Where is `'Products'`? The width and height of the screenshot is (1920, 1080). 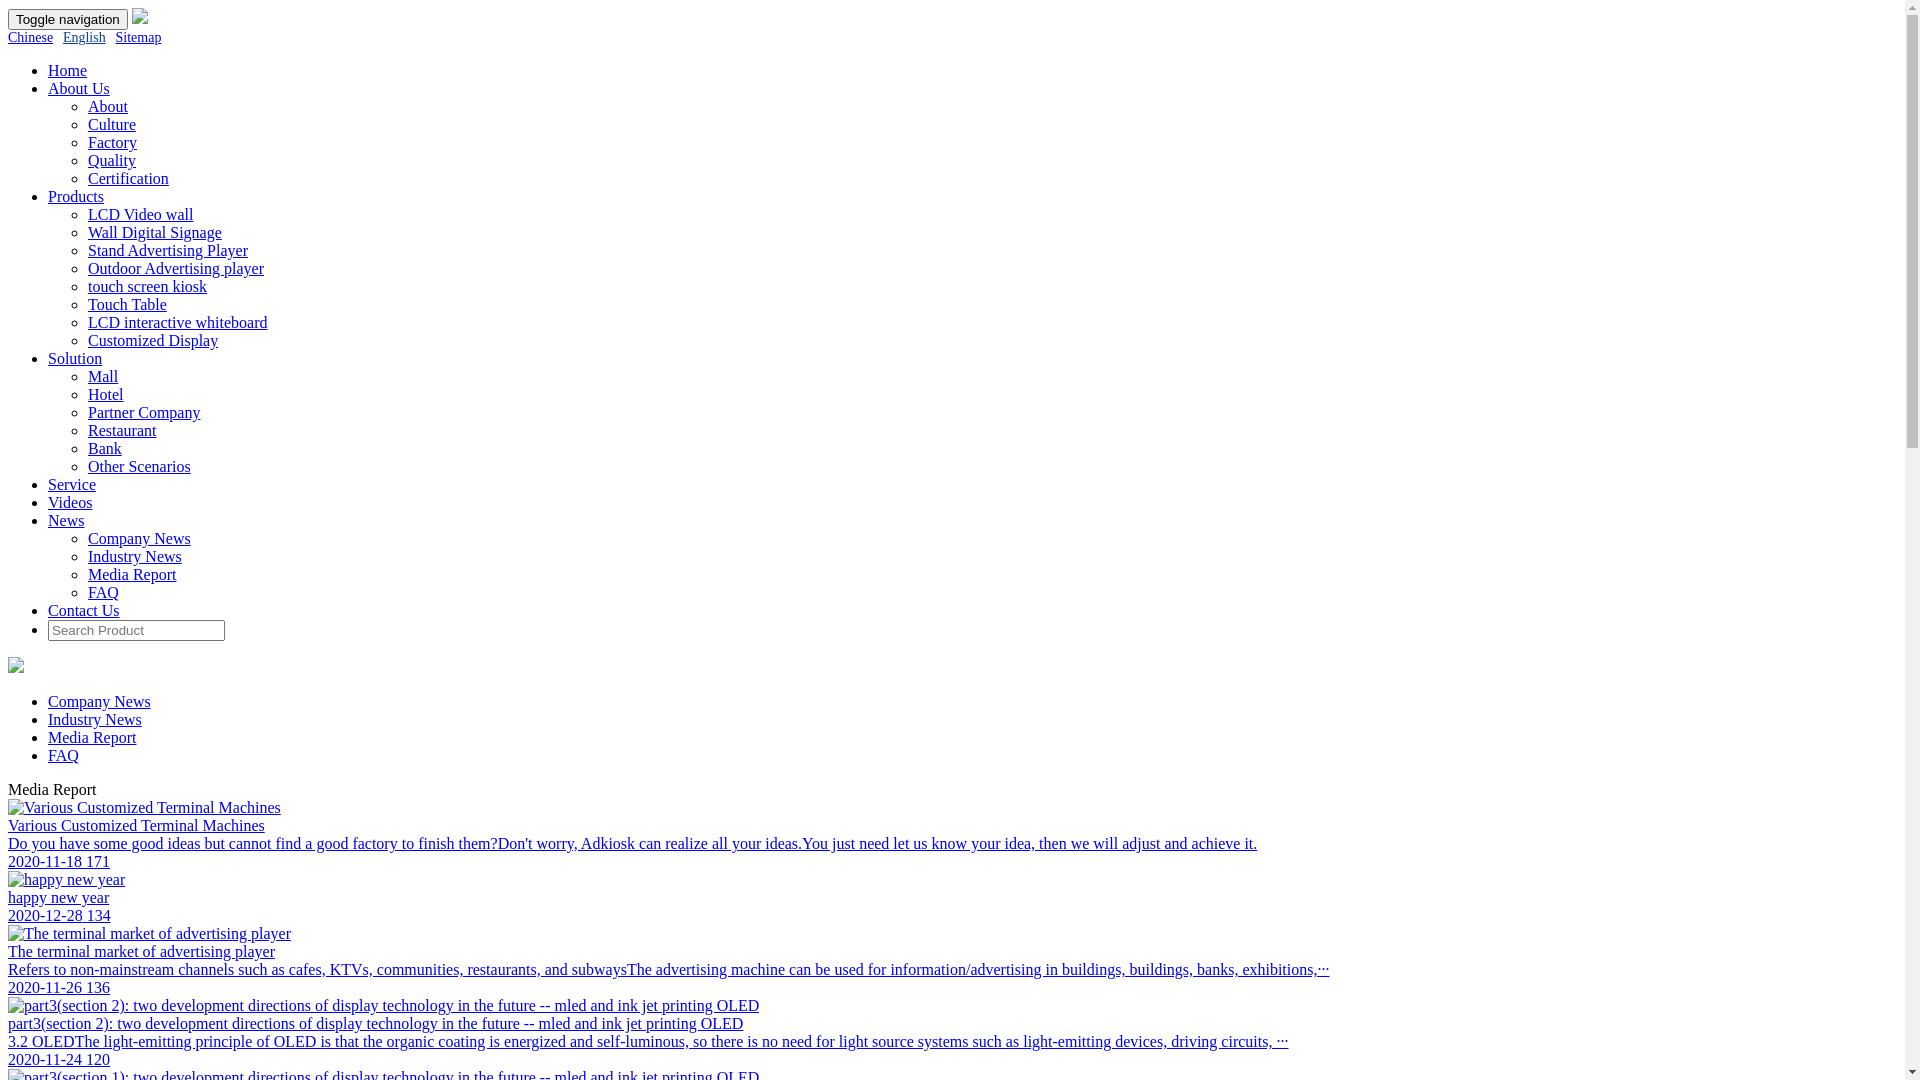 'Products' is located at coordinates (76, 196).